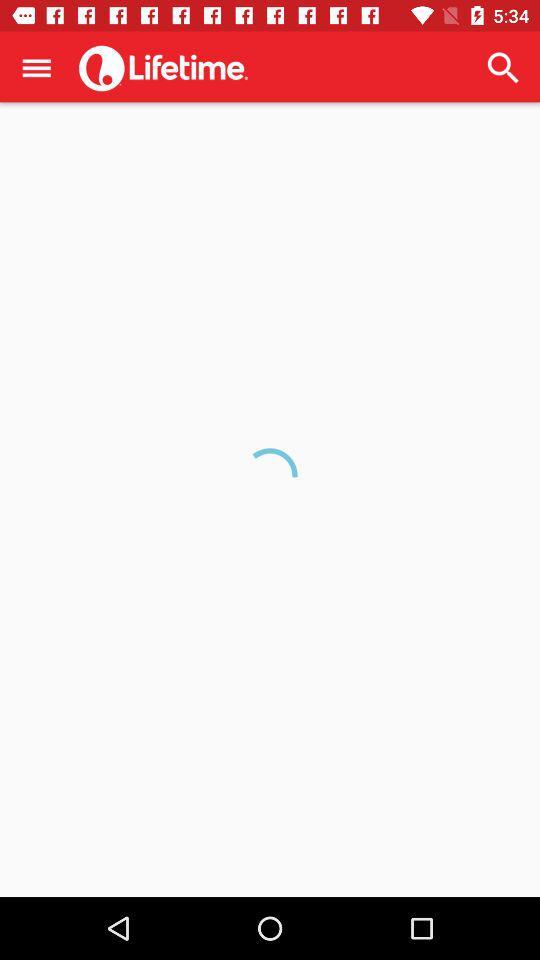 The width and height of the screenshot is (540, 960). What do you see at coordinates (36, 67) in the screenshot?
I see `icon at the top left corner` at bounding box center [36, 67].